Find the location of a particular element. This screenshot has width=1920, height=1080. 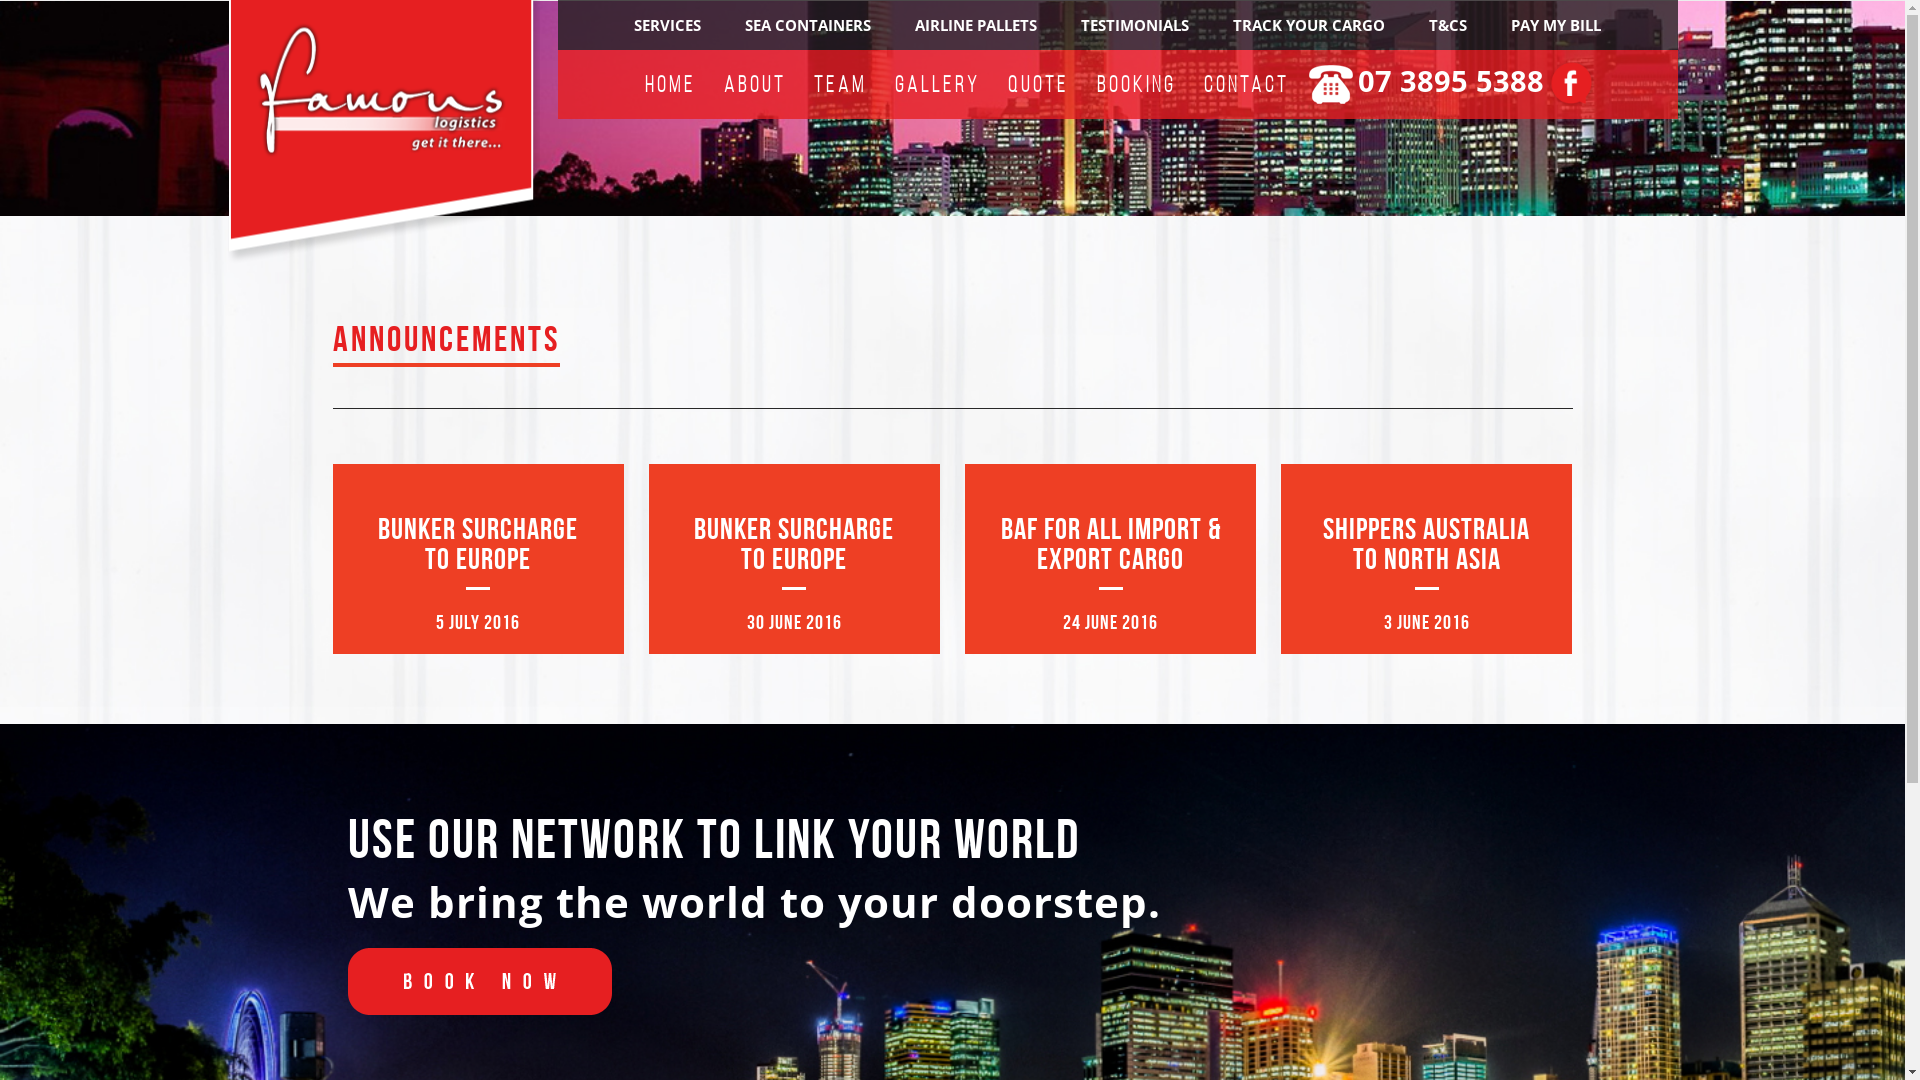

'F' is located at coordinates (1572, 83).